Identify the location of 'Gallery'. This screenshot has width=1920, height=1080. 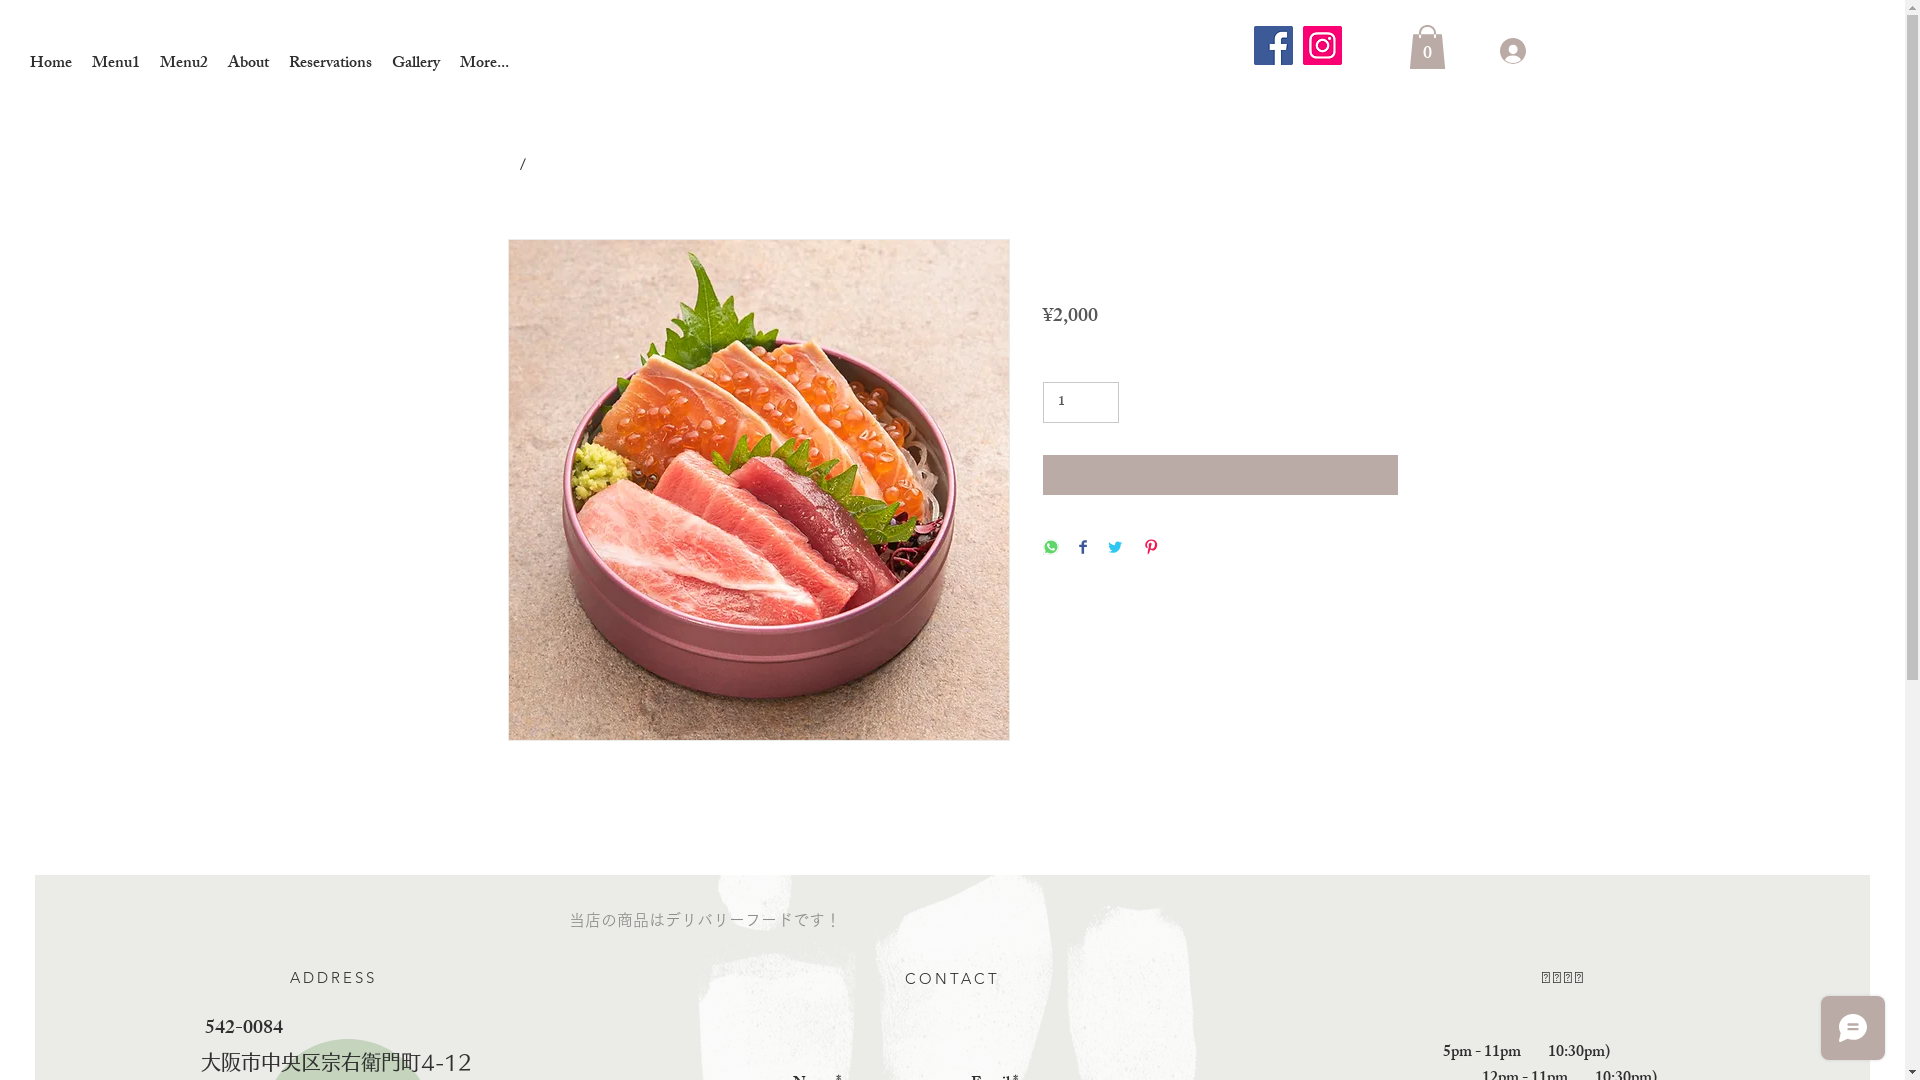
(415, 63).